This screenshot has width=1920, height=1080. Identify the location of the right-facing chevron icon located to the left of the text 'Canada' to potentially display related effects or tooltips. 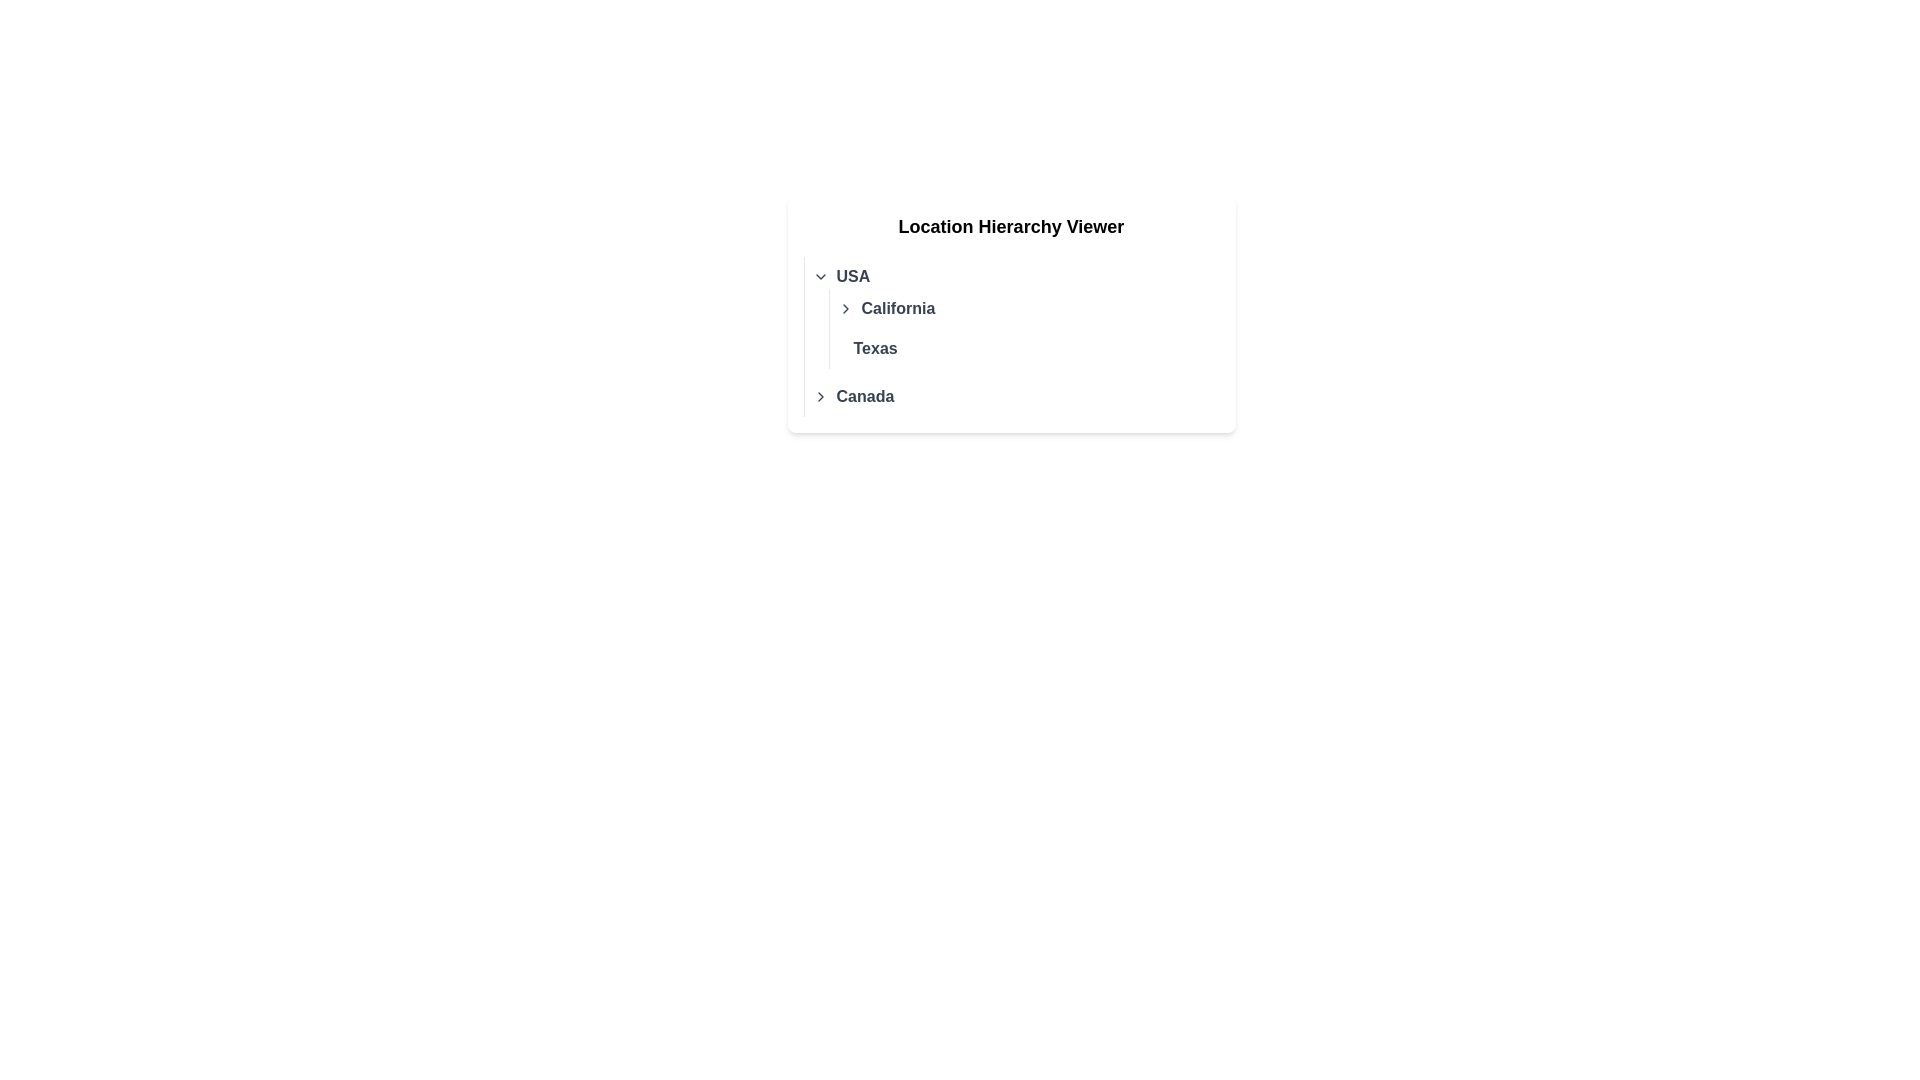
(820, 397).